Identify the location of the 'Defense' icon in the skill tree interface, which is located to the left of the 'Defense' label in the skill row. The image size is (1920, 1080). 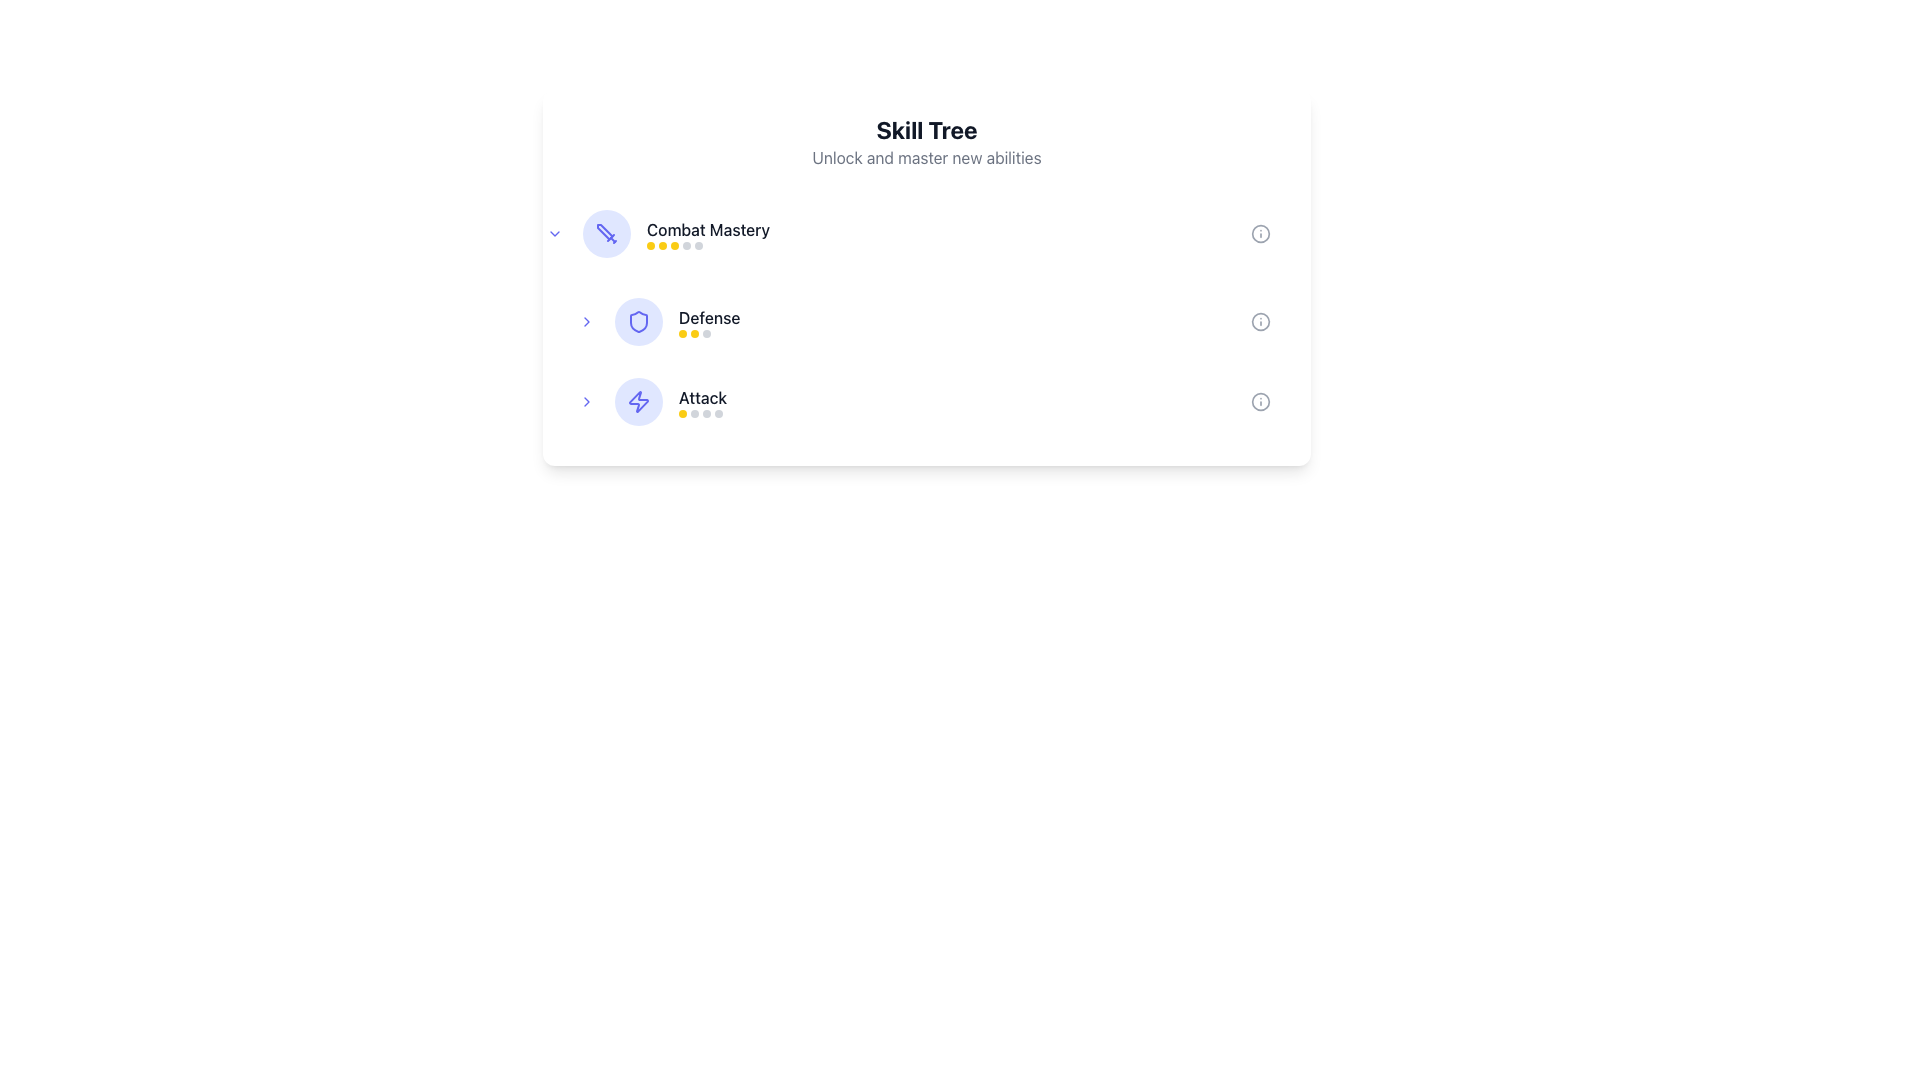
(637, 320).